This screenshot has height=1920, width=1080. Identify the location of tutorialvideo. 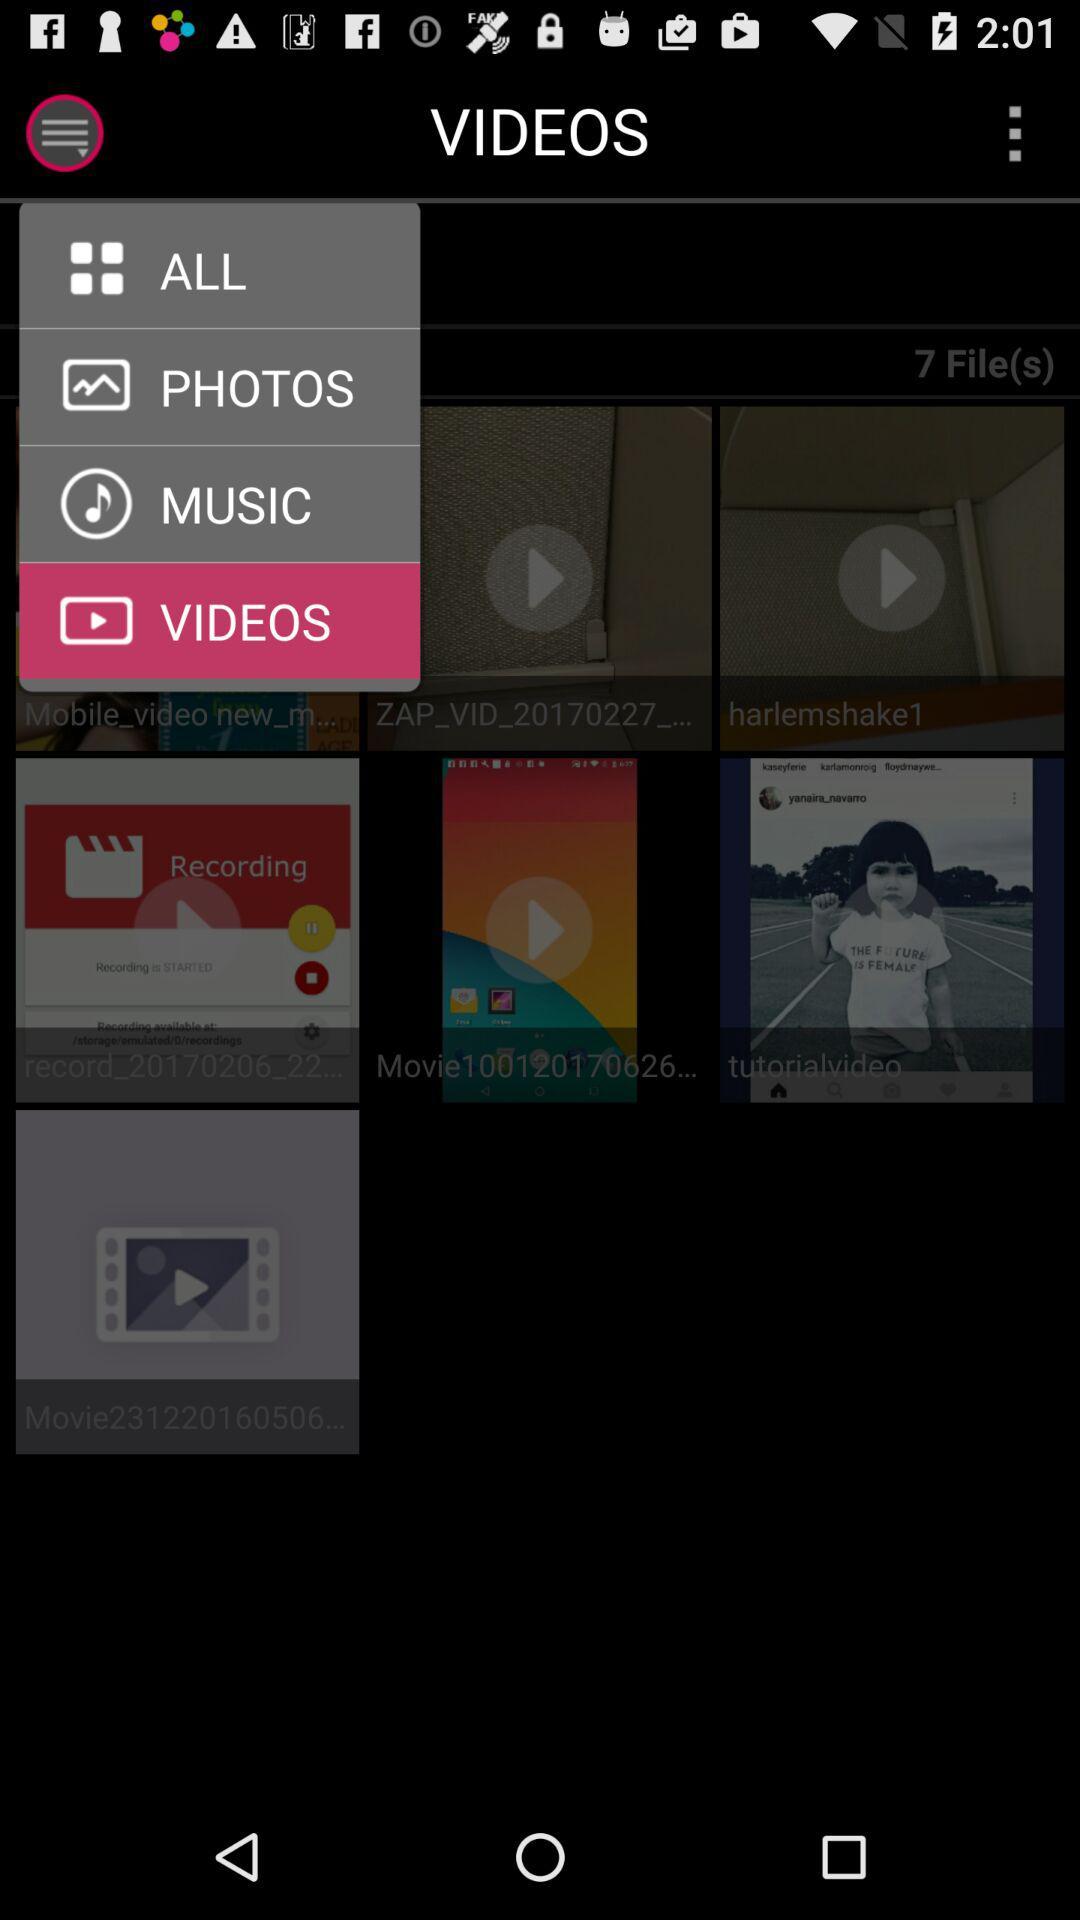
(891, 1064).